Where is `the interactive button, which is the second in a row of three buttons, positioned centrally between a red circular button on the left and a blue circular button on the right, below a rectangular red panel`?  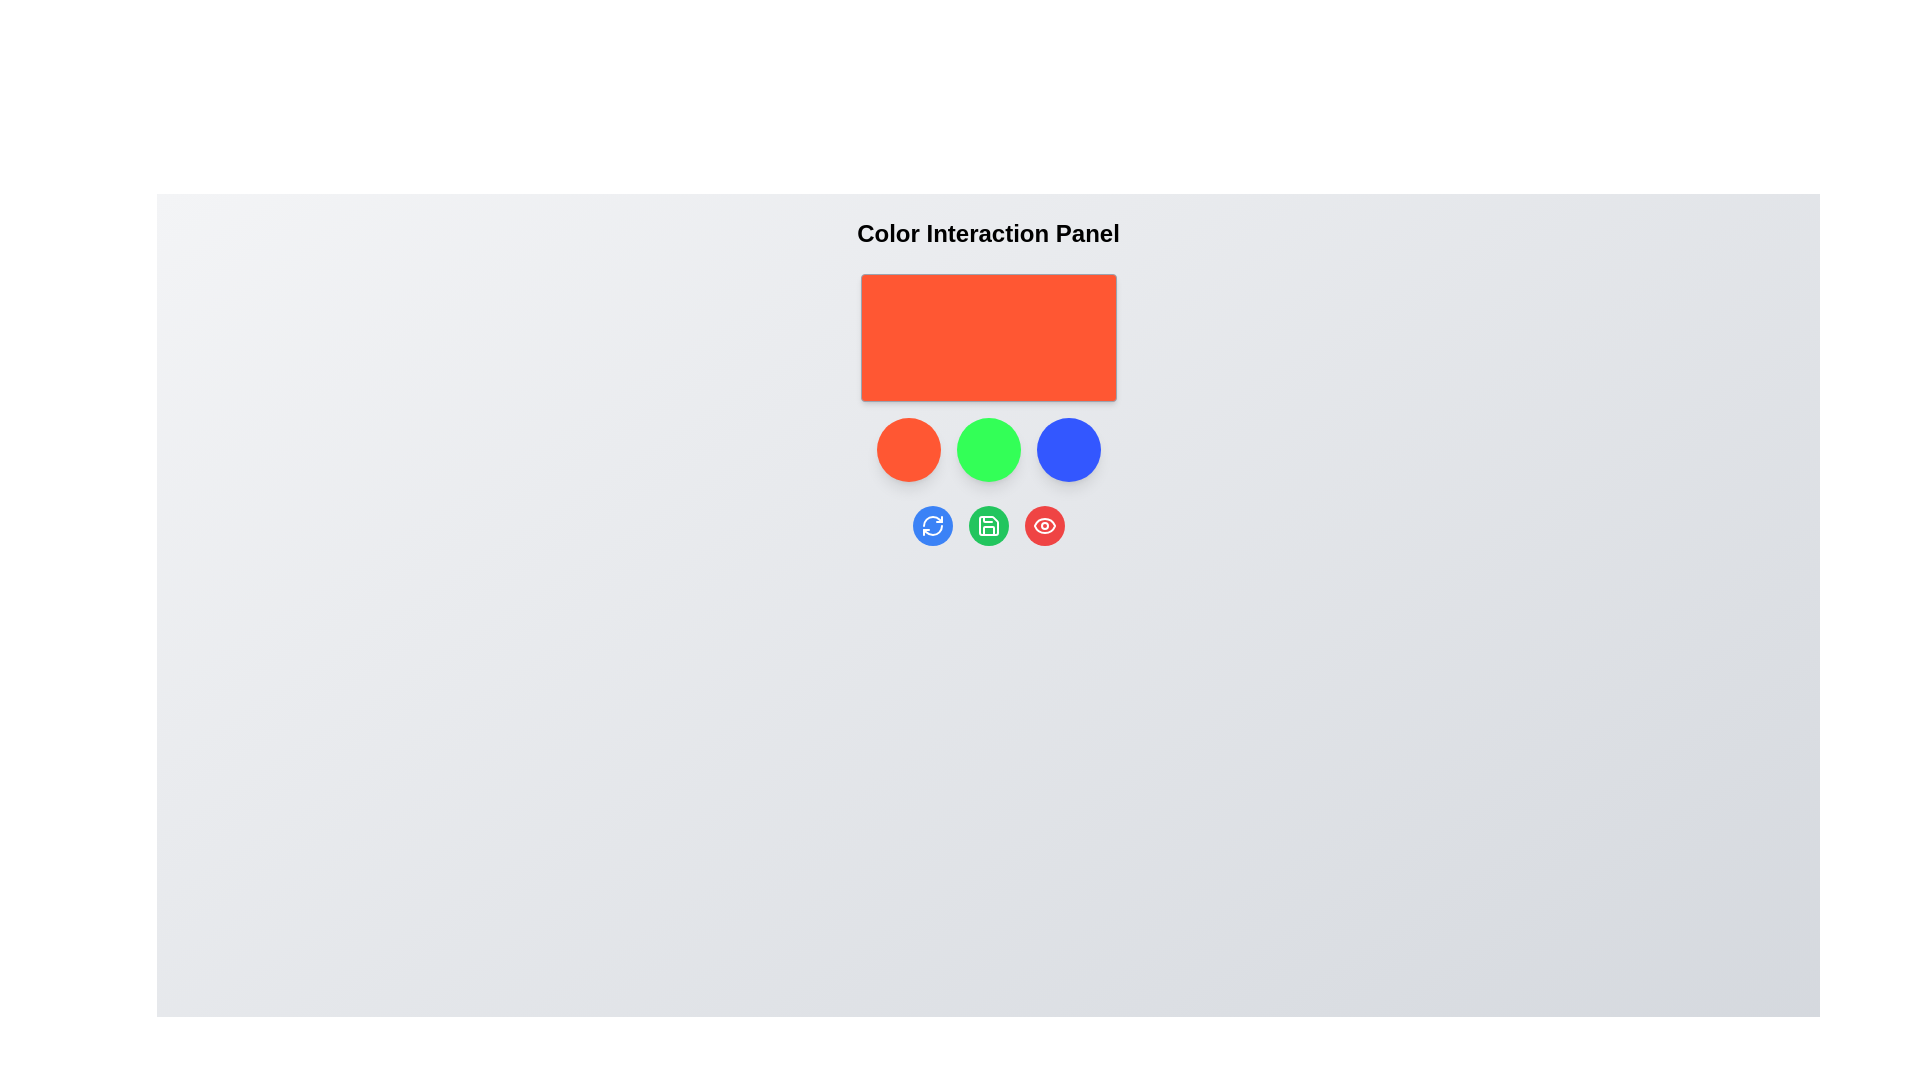
the interactive button, which is the second in a row of three buttons, positioned centrally between a red circular button on the left and a blue circular button on the right, below a rectangular red panel is located at coordinates (988, 450).